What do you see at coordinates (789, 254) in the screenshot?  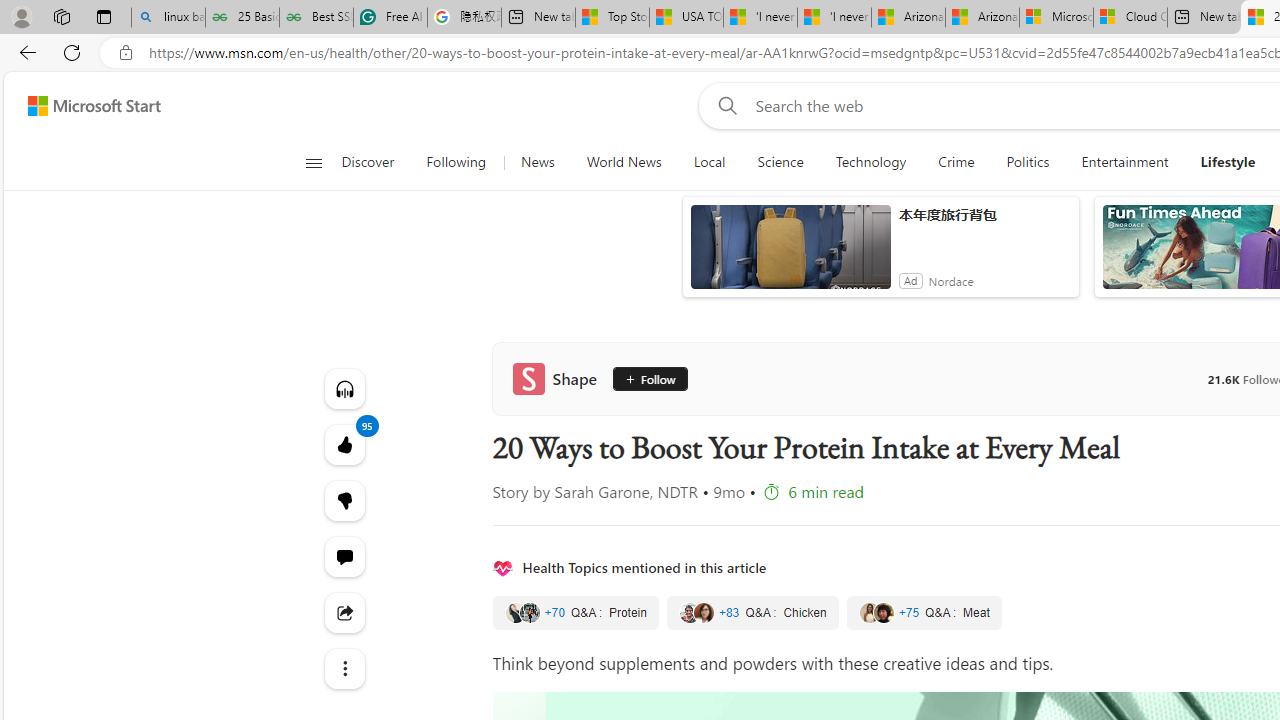 I see `'anim-content'` at bounding box center [789, 254].